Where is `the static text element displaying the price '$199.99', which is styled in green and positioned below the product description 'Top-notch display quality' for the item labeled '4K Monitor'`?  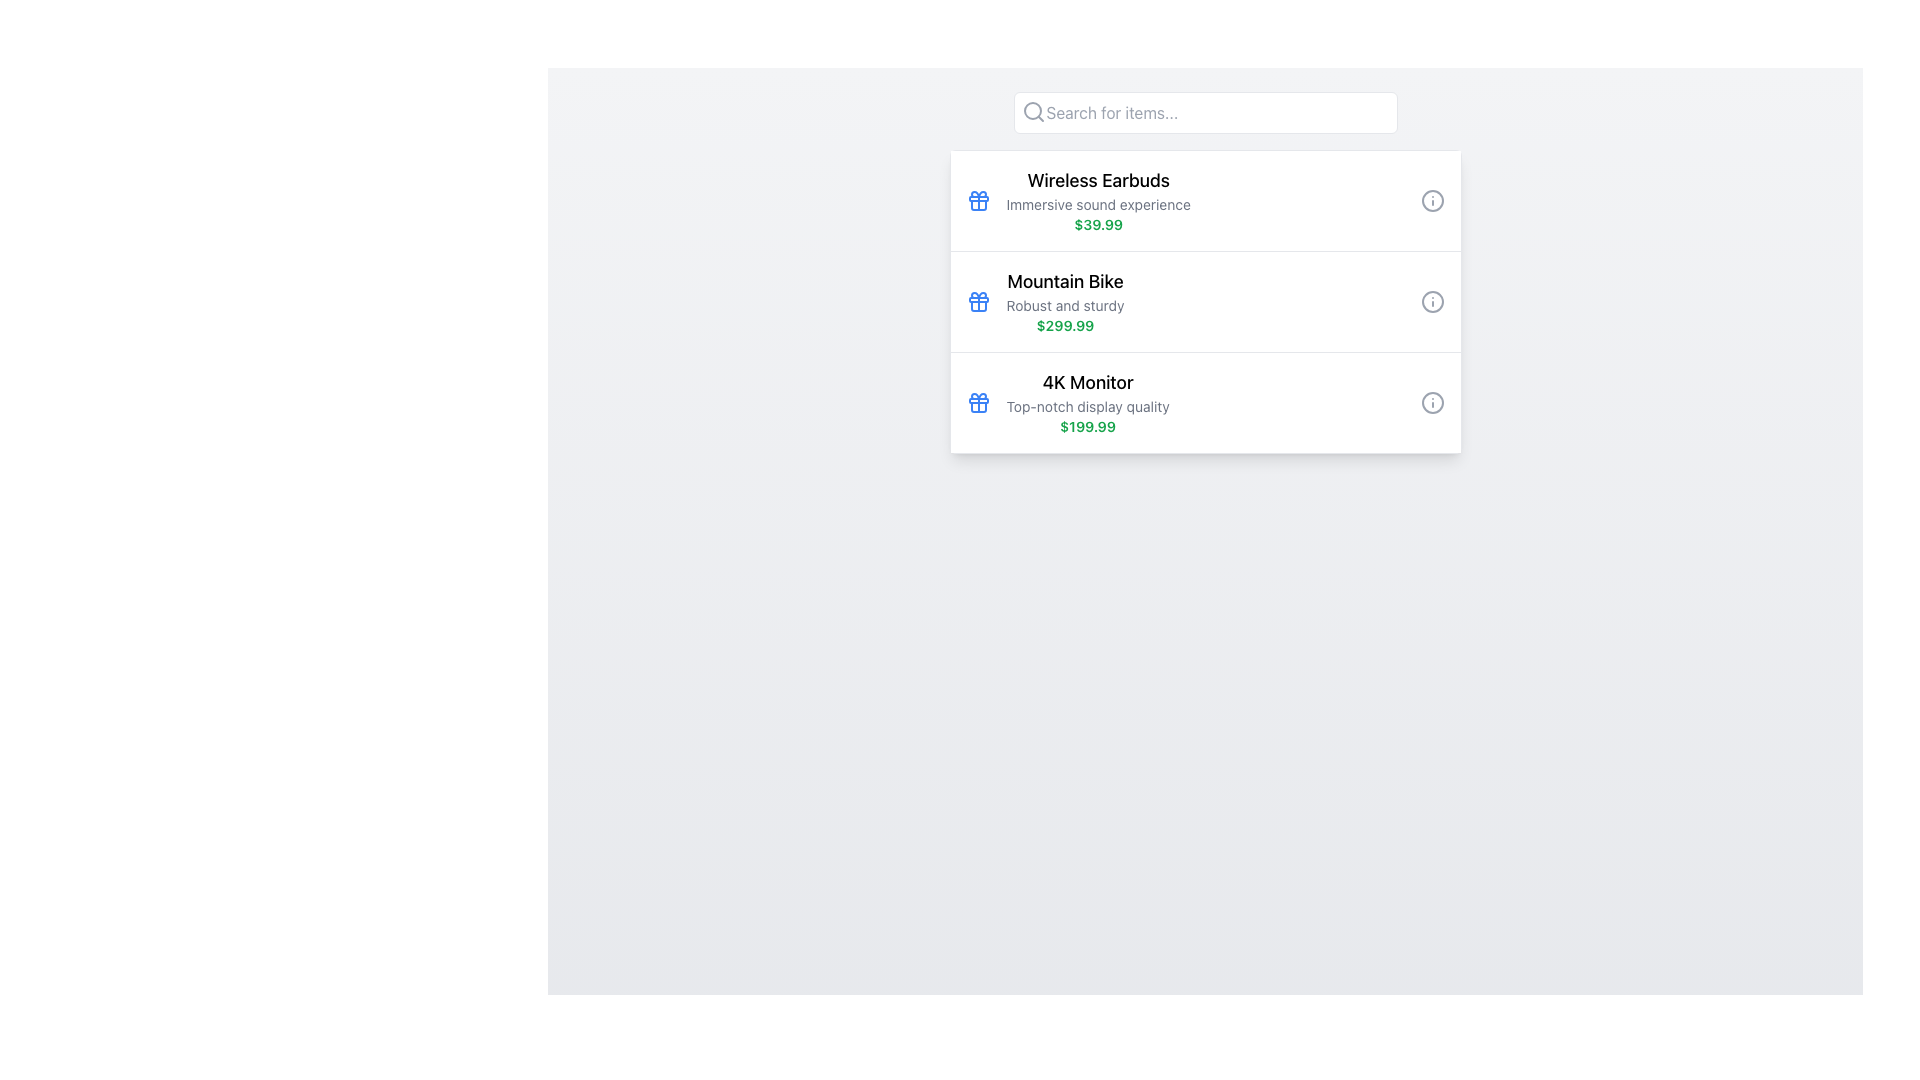
the static text element displaying the price '$199.99', which is styled in green and positioned below the product description 'Top-notch display quality' for the item labeled '4K Monitor' is located at coordinates (1087, 426).